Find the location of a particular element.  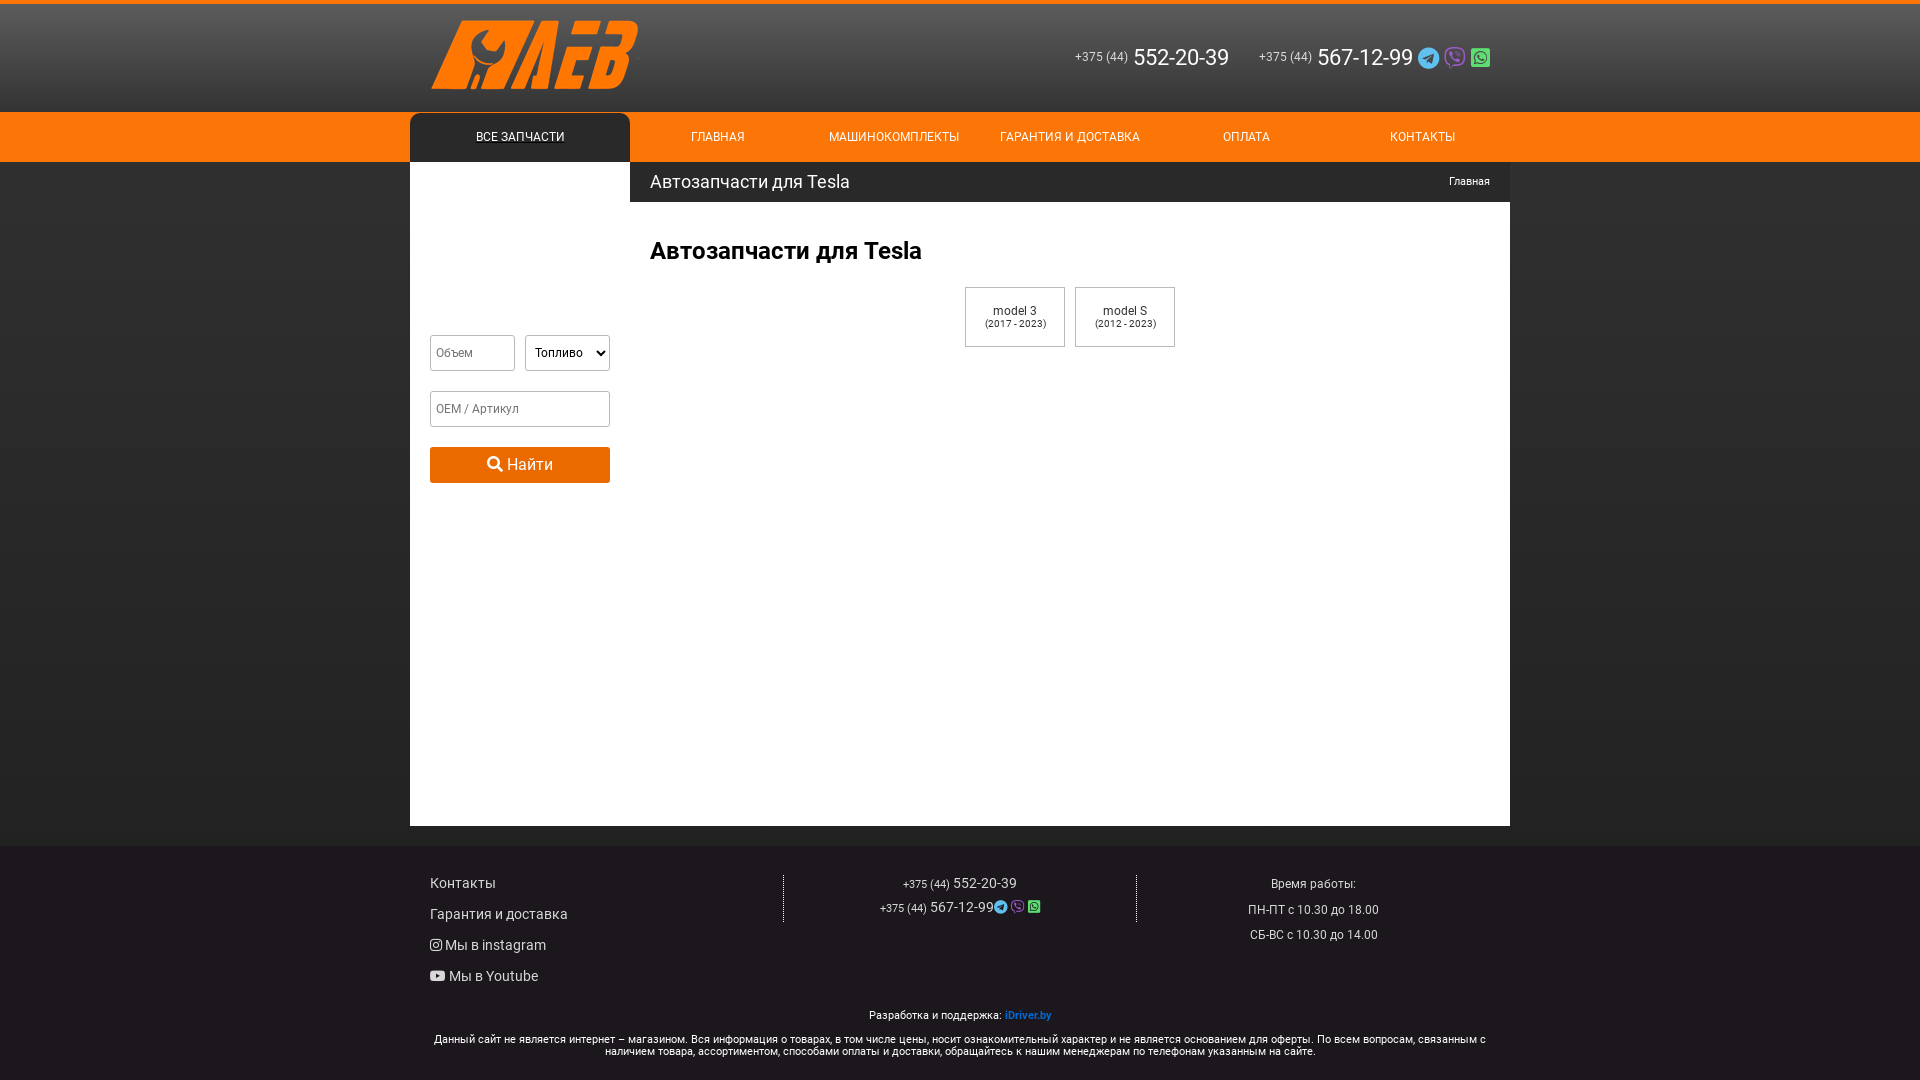

'+375 (44) 552-20-39' is located at coordinates (901, 882).